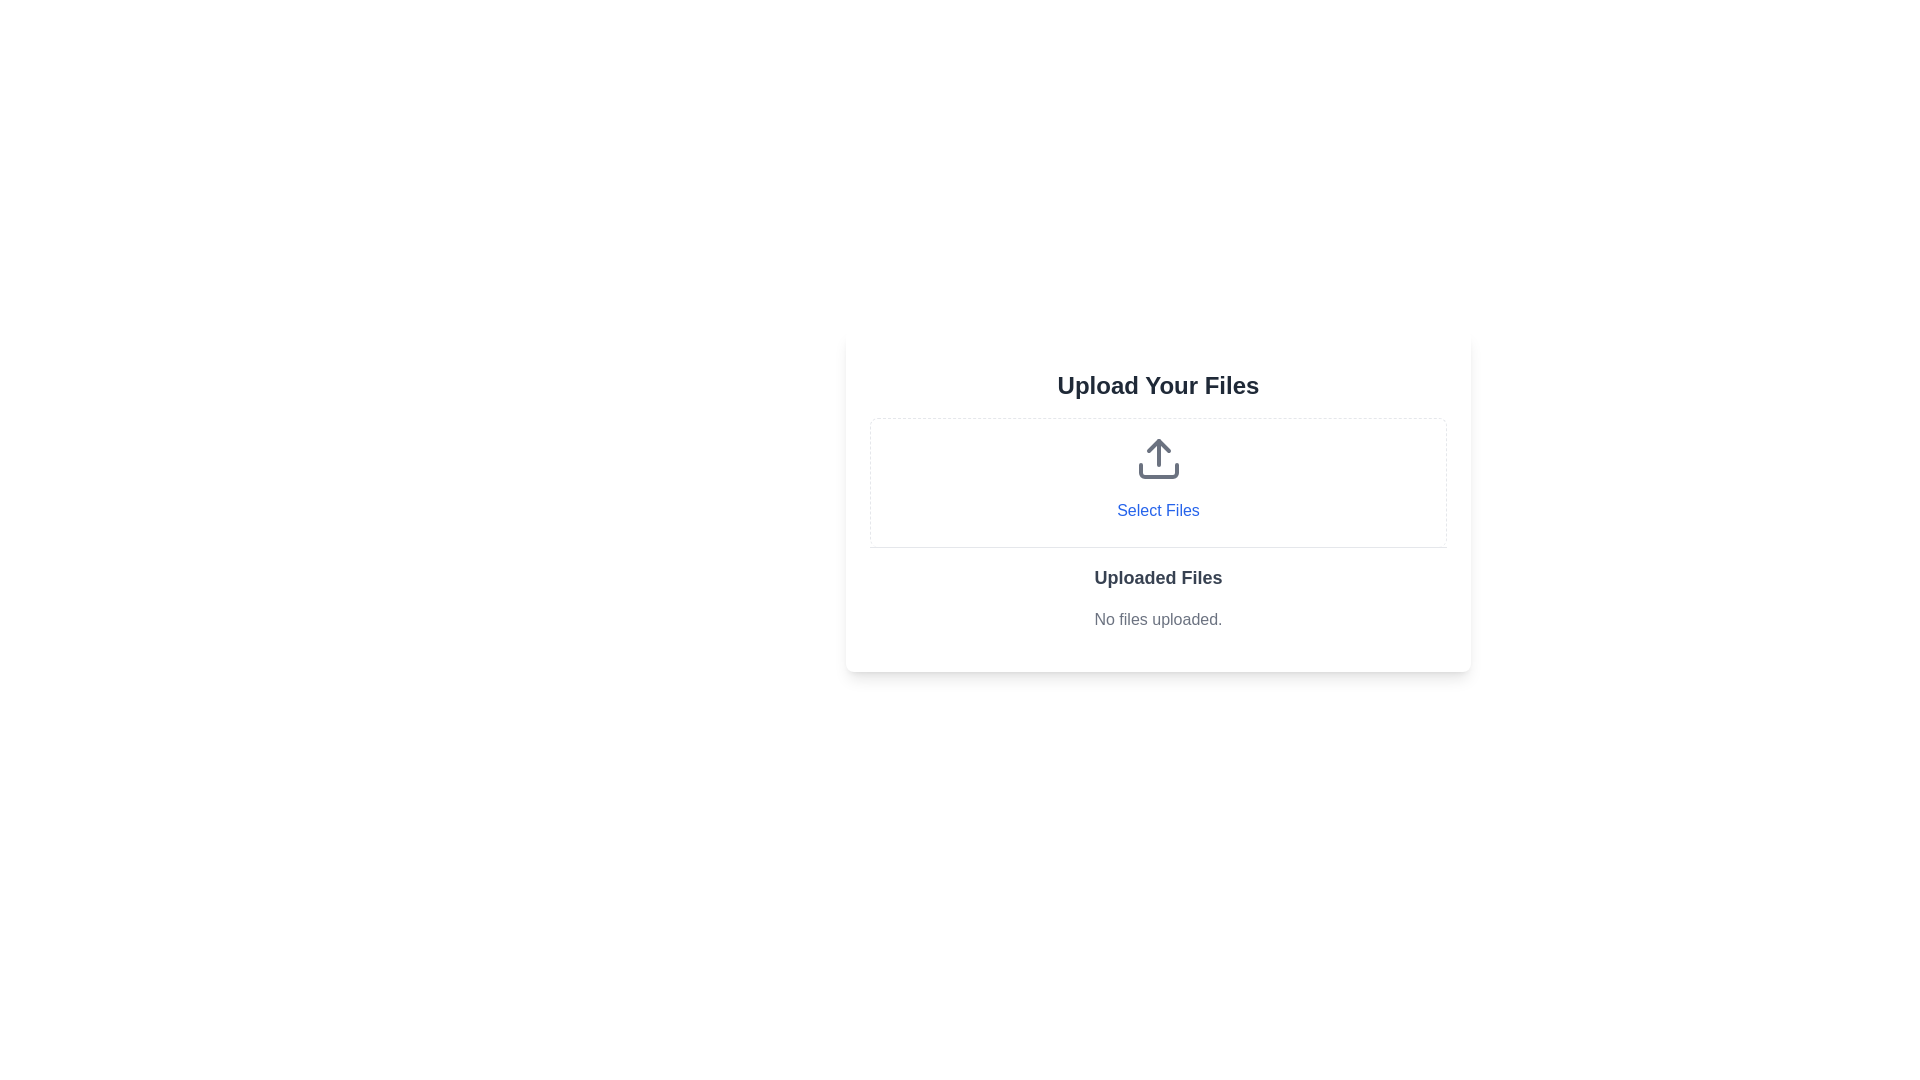 The height and width of the screenshot is (1080, 1920). What do you see at coordinates (1158, 509) in the screenshot?
I see `the 'Select Files' interactive text button, which is styled with a blue font color and located below the upload icon in the 'Upload Your Files' section` at bounding box center [1158, 509].